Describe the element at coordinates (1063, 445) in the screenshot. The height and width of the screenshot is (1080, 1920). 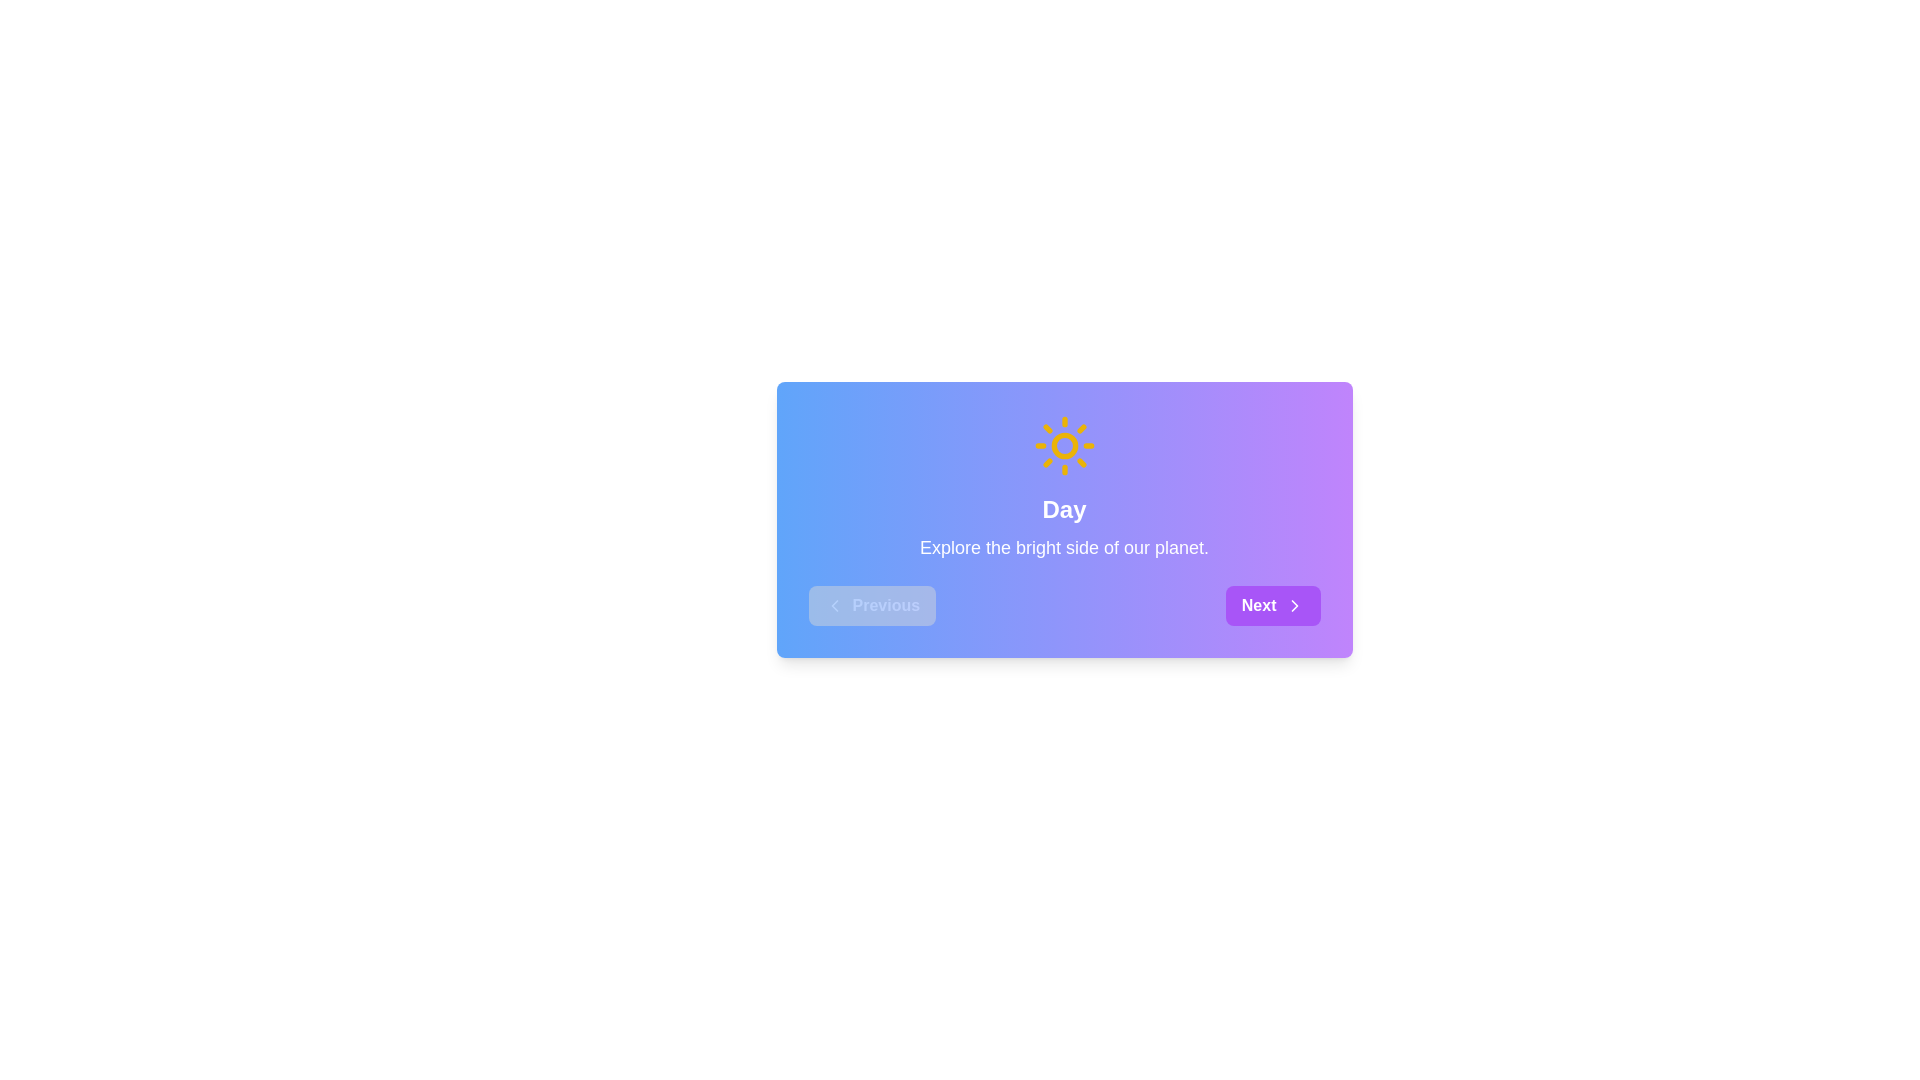
I see `the visual representation of the core of the sun icon, which is a circular graphic located at the center of the Day card theme in the user interface` at that location.